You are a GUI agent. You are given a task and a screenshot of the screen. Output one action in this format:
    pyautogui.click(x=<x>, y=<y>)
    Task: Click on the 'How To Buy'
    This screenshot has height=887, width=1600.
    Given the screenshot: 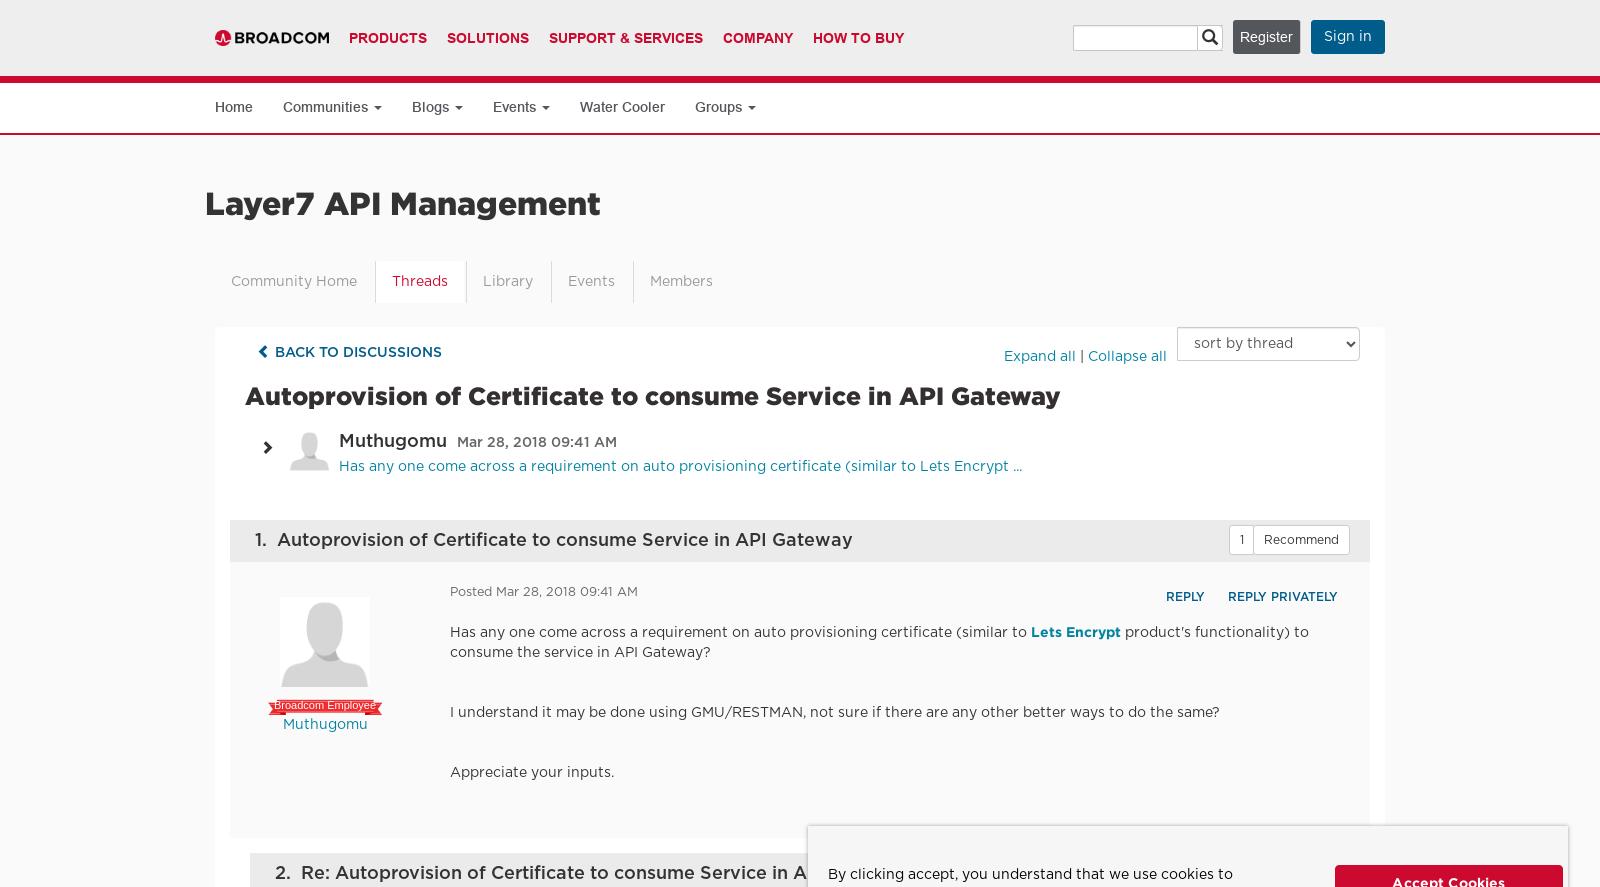 What is the action you would take?
    pyautogui.click(x=857, y=37)
    